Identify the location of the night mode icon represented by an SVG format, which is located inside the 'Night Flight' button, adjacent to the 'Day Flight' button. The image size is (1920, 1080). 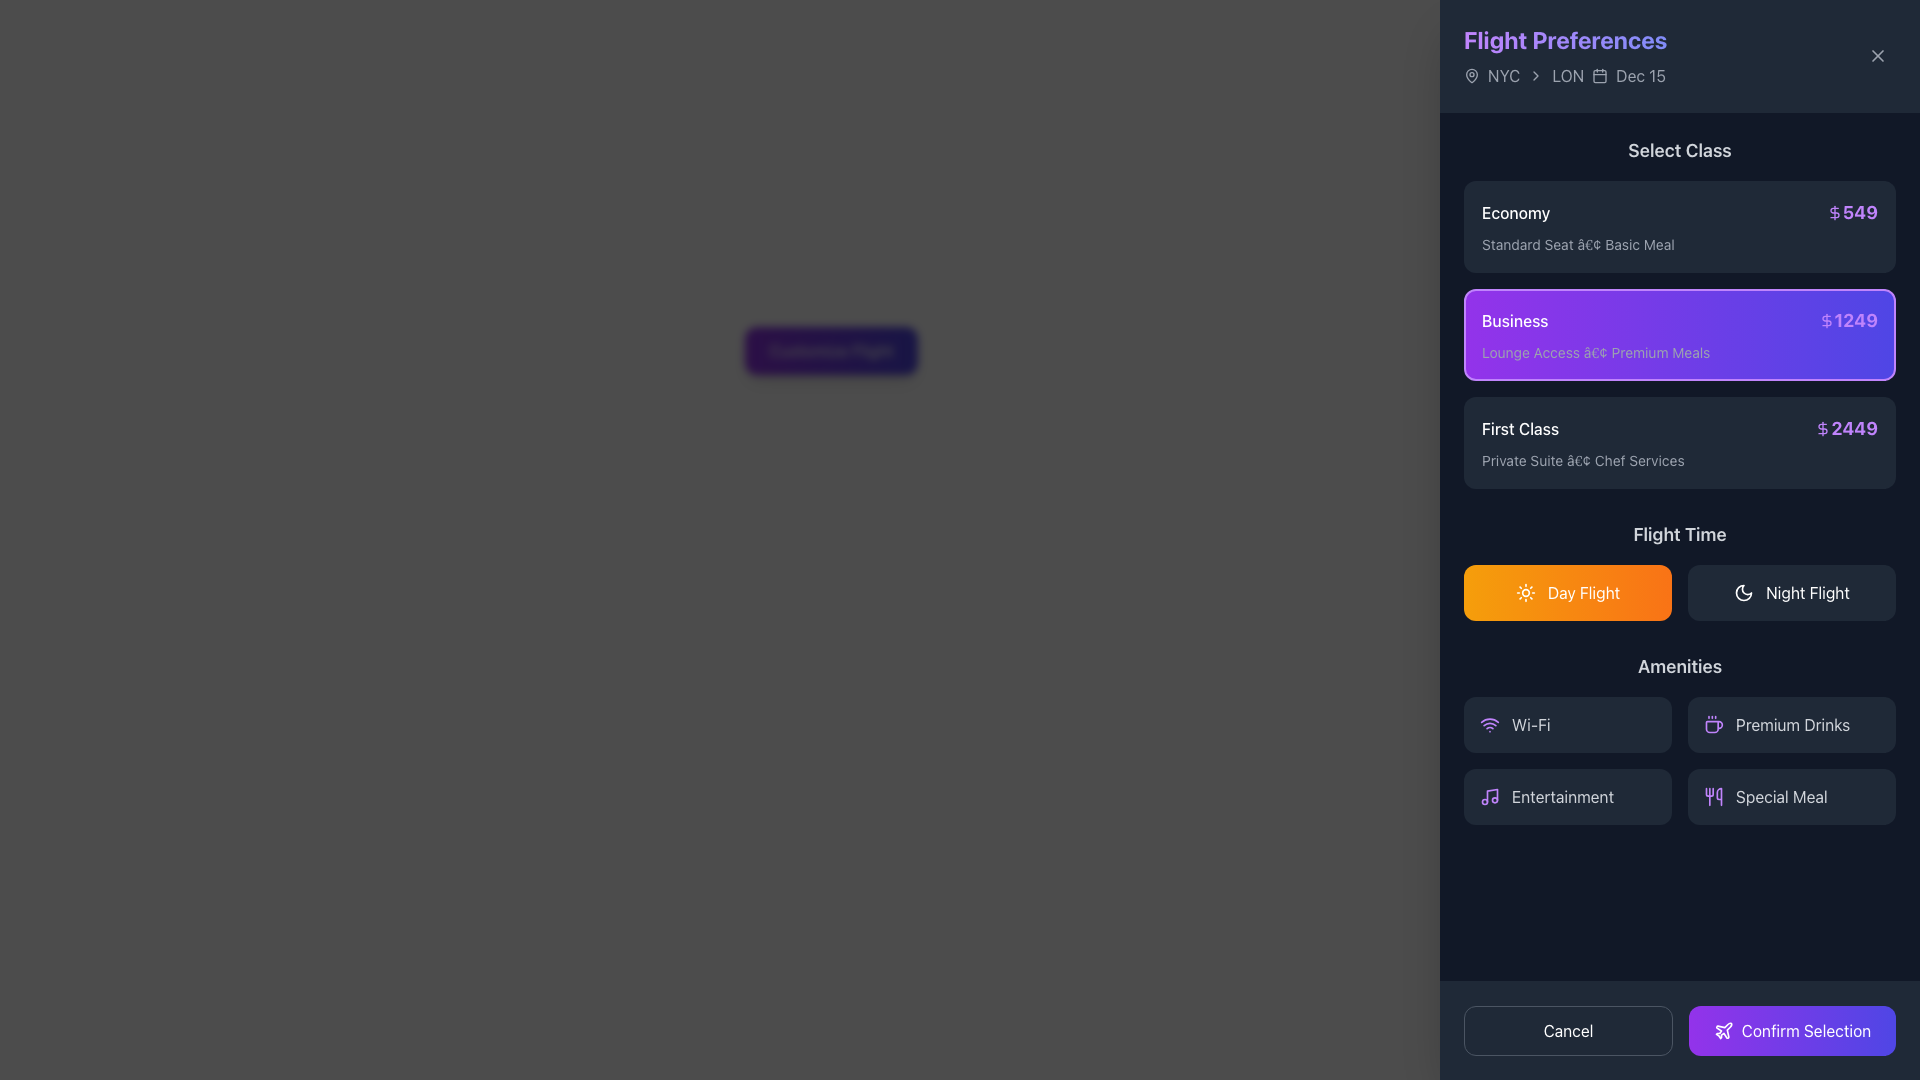
(1743, 592).